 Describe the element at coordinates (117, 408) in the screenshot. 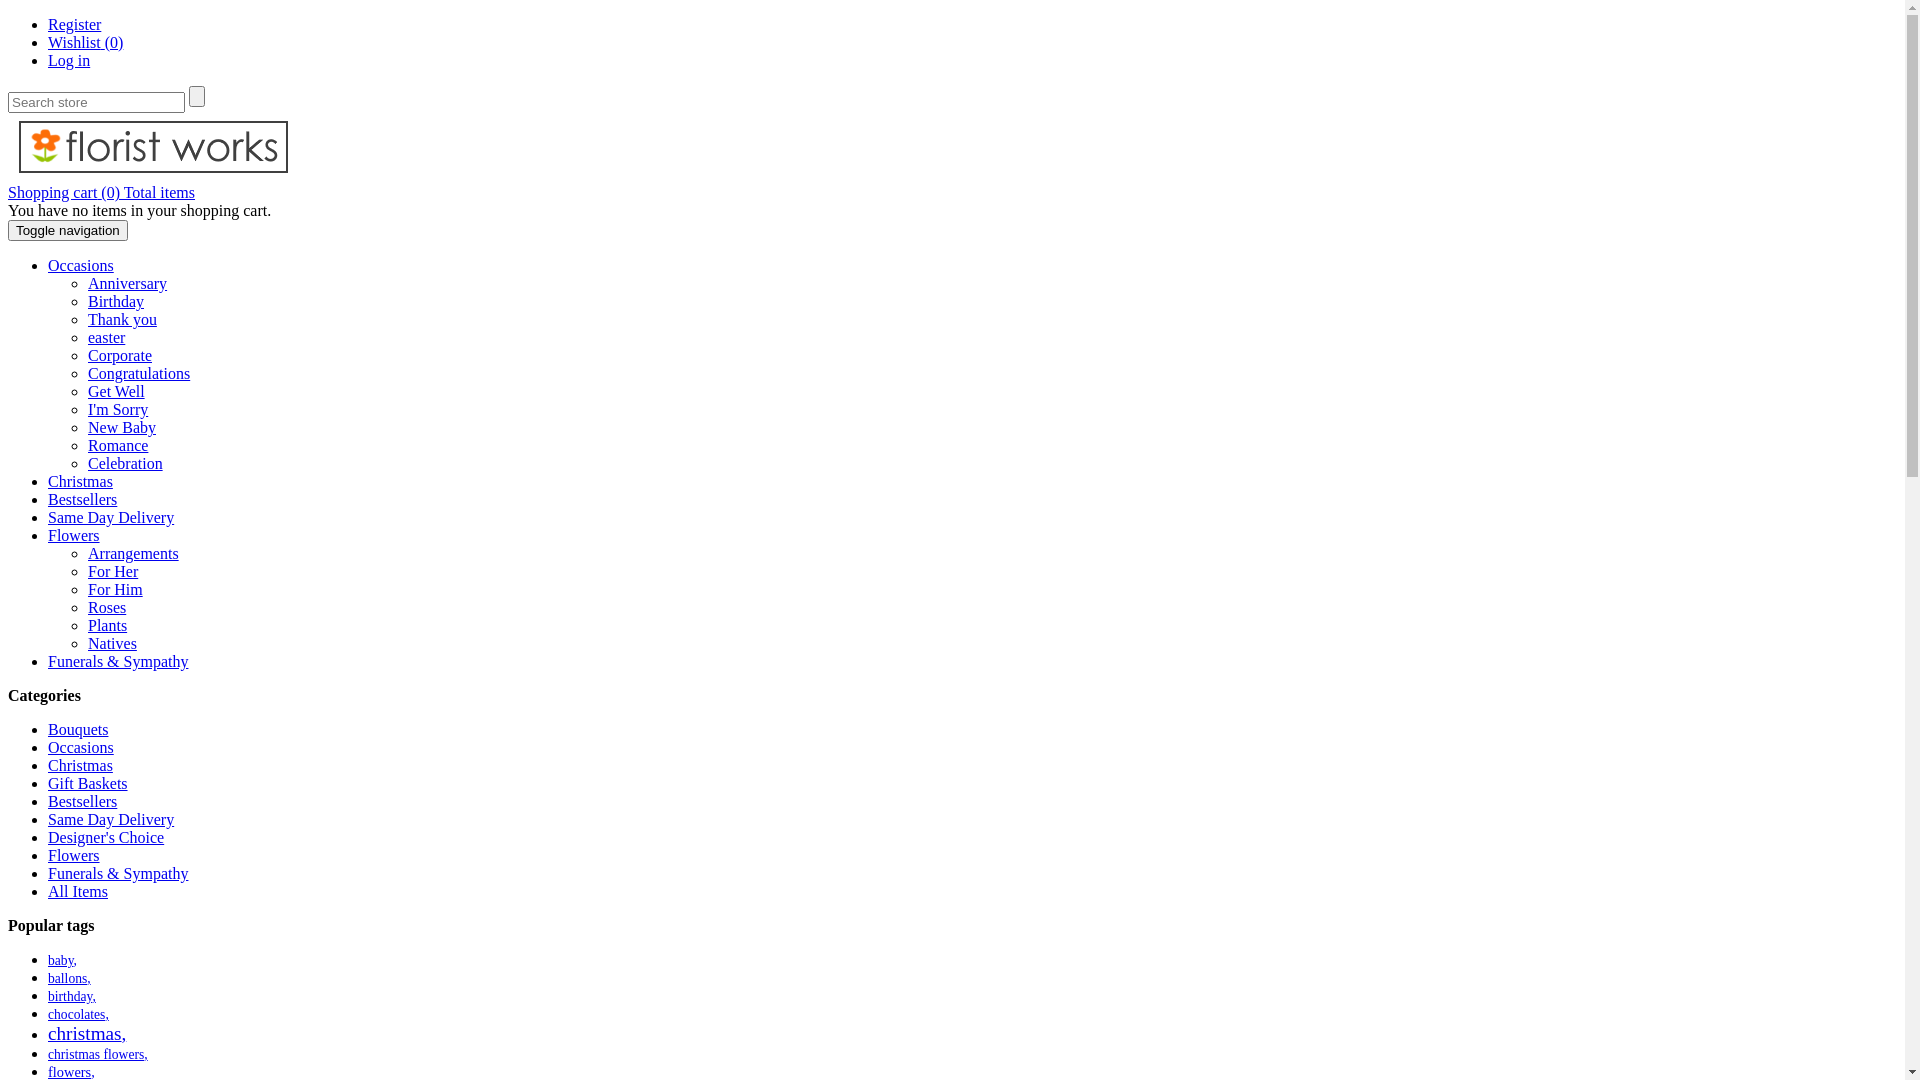

I see `'I'm Sorry'` at that location.